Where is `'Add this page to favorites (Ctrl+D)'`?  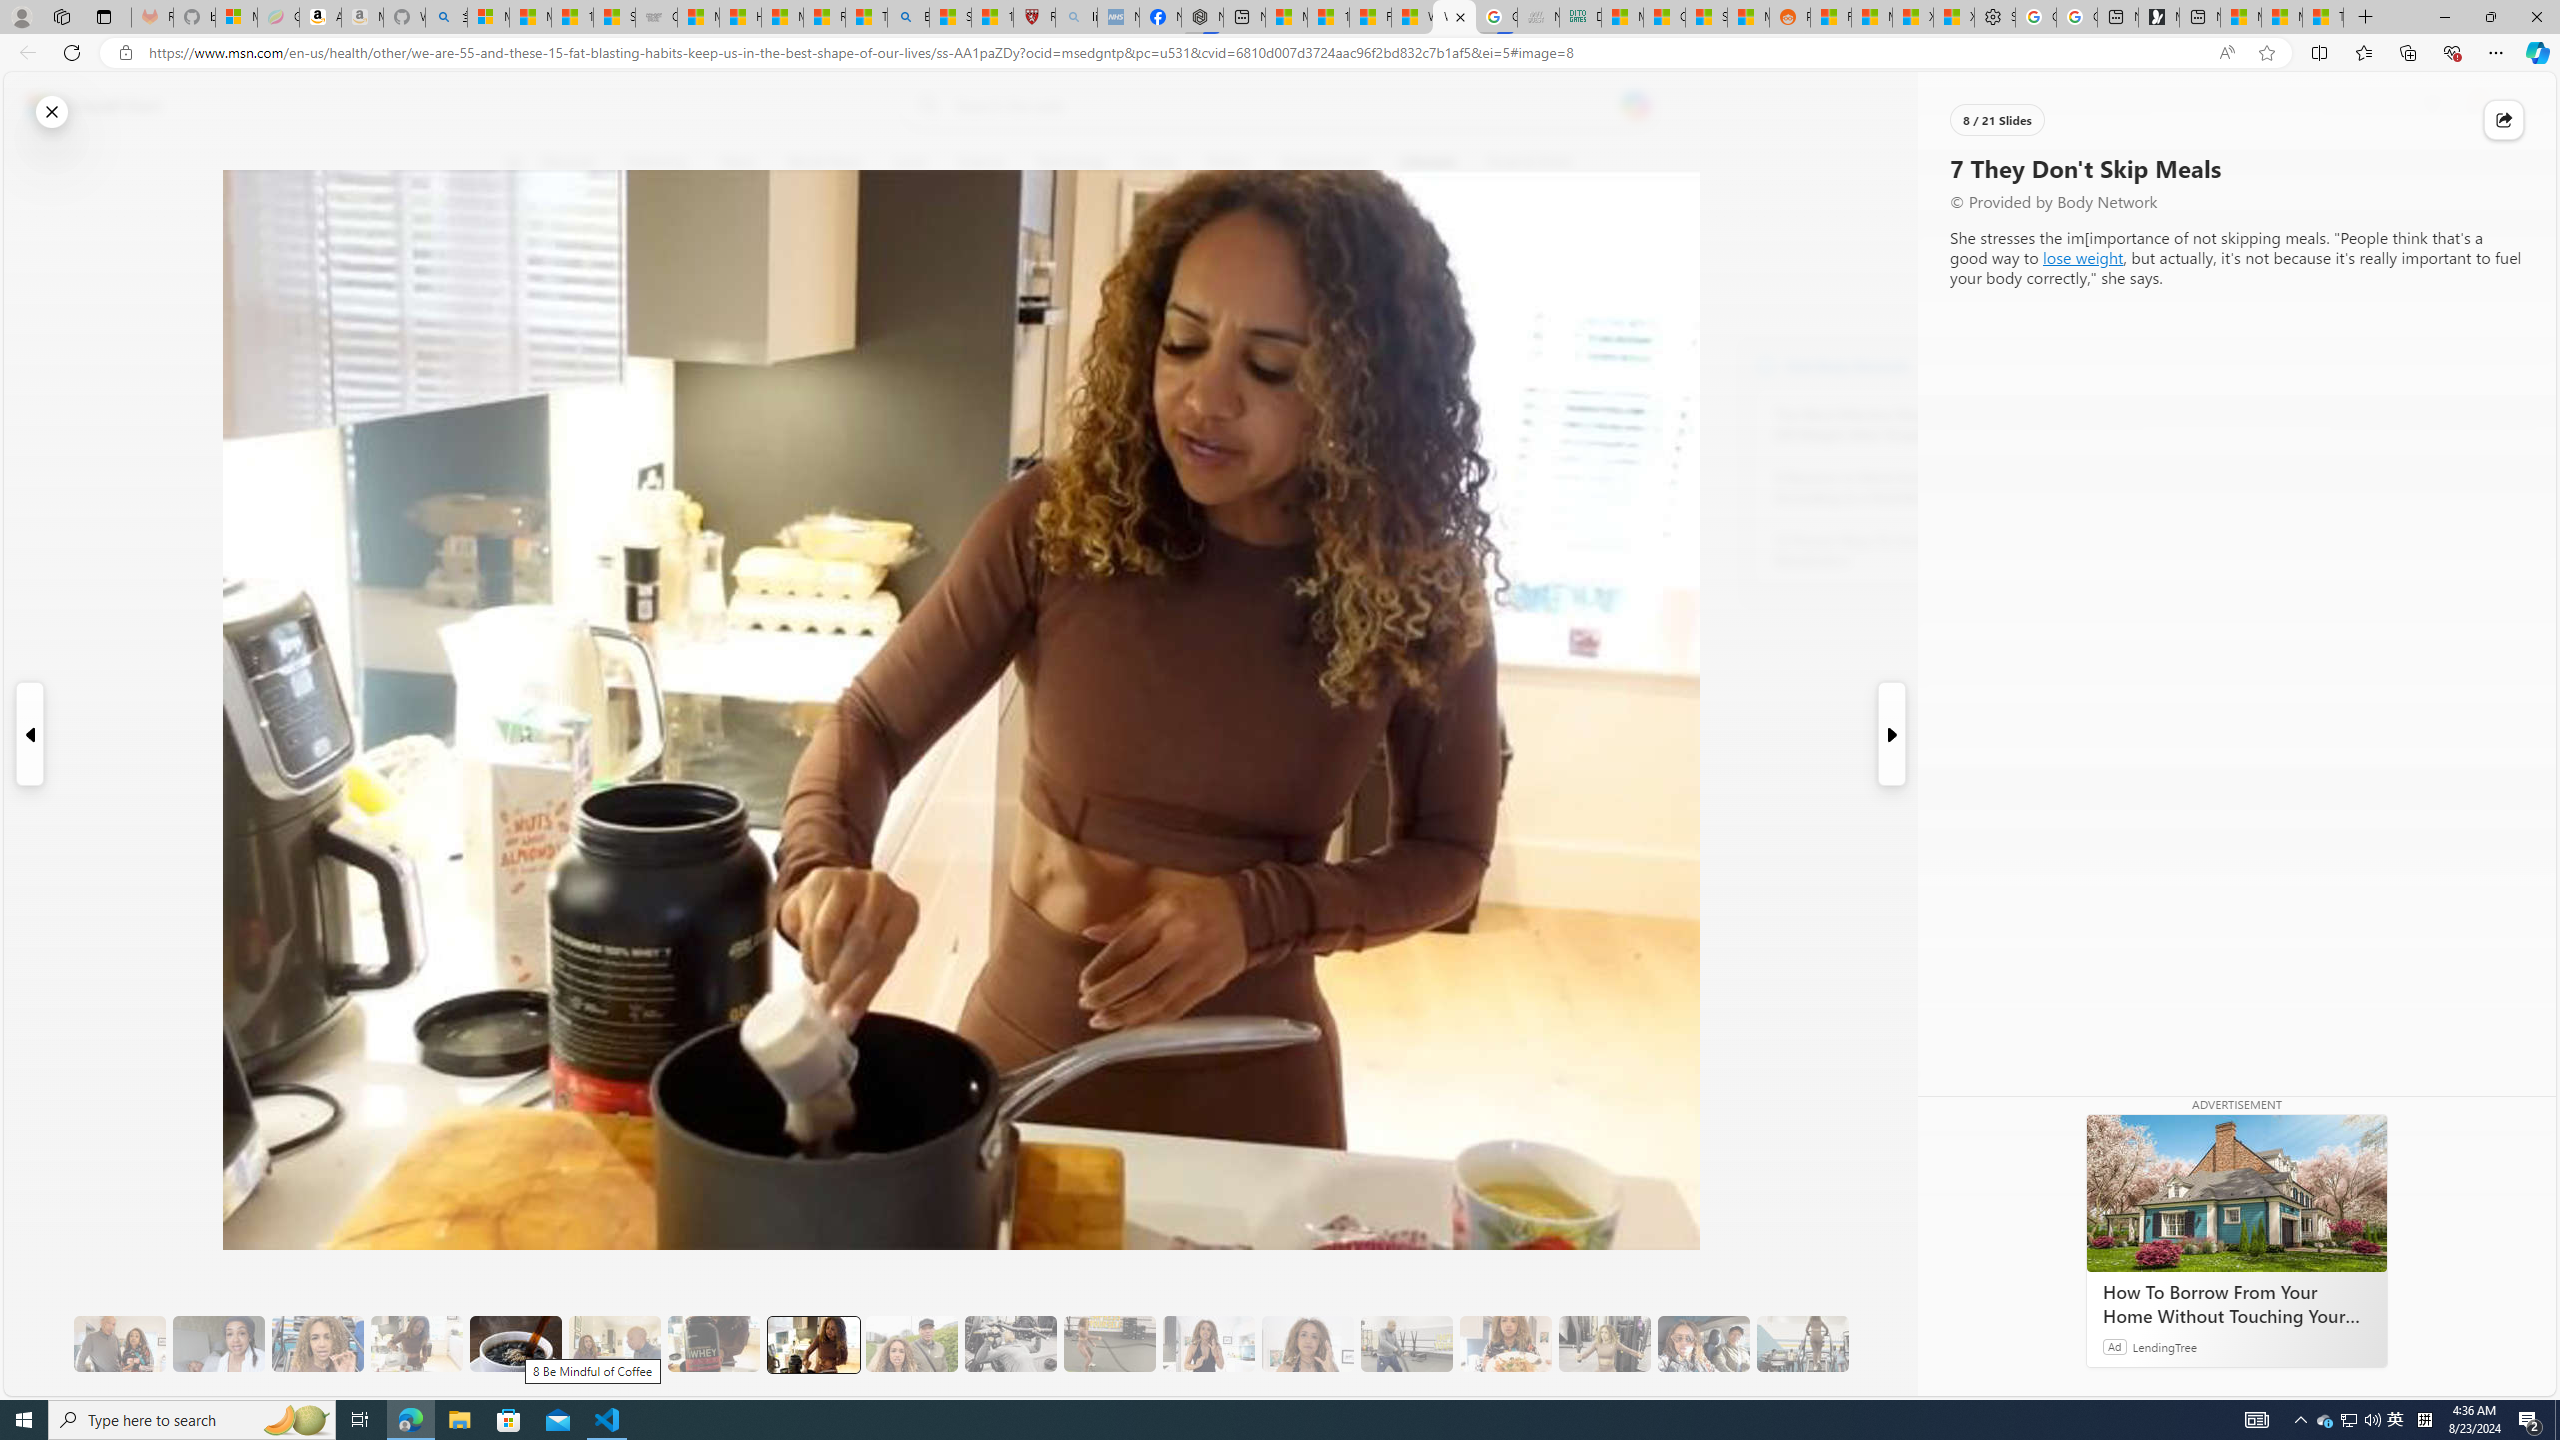
'Add this page to favorites (Ctrl+D)' is located at coordinates (2266, 53).